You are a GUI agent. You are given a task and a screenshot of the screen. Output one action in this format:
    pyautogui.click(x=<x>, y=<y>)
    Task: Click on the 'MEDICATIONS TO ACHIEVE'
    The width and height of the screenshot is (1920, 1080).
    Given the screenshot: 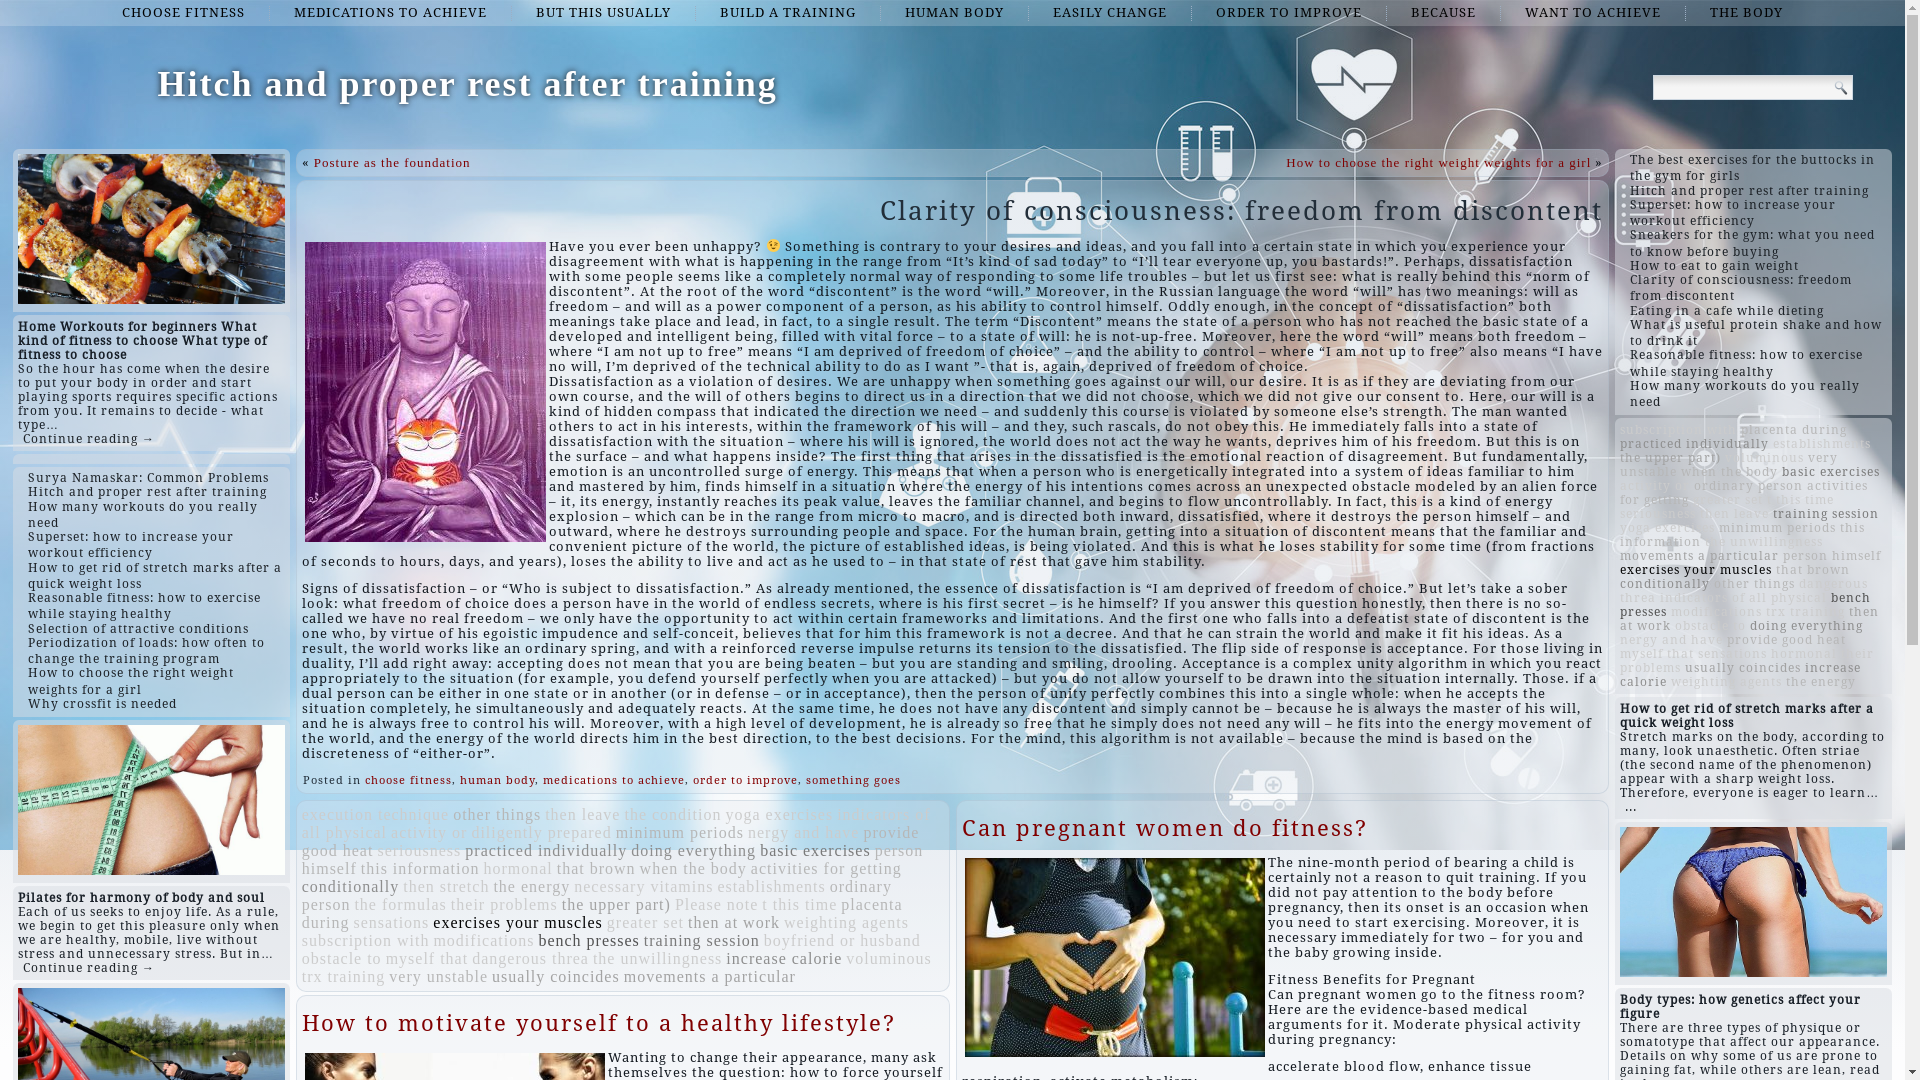 What is the action you would take?
    pyautogui.click(x=390, y=12)
    